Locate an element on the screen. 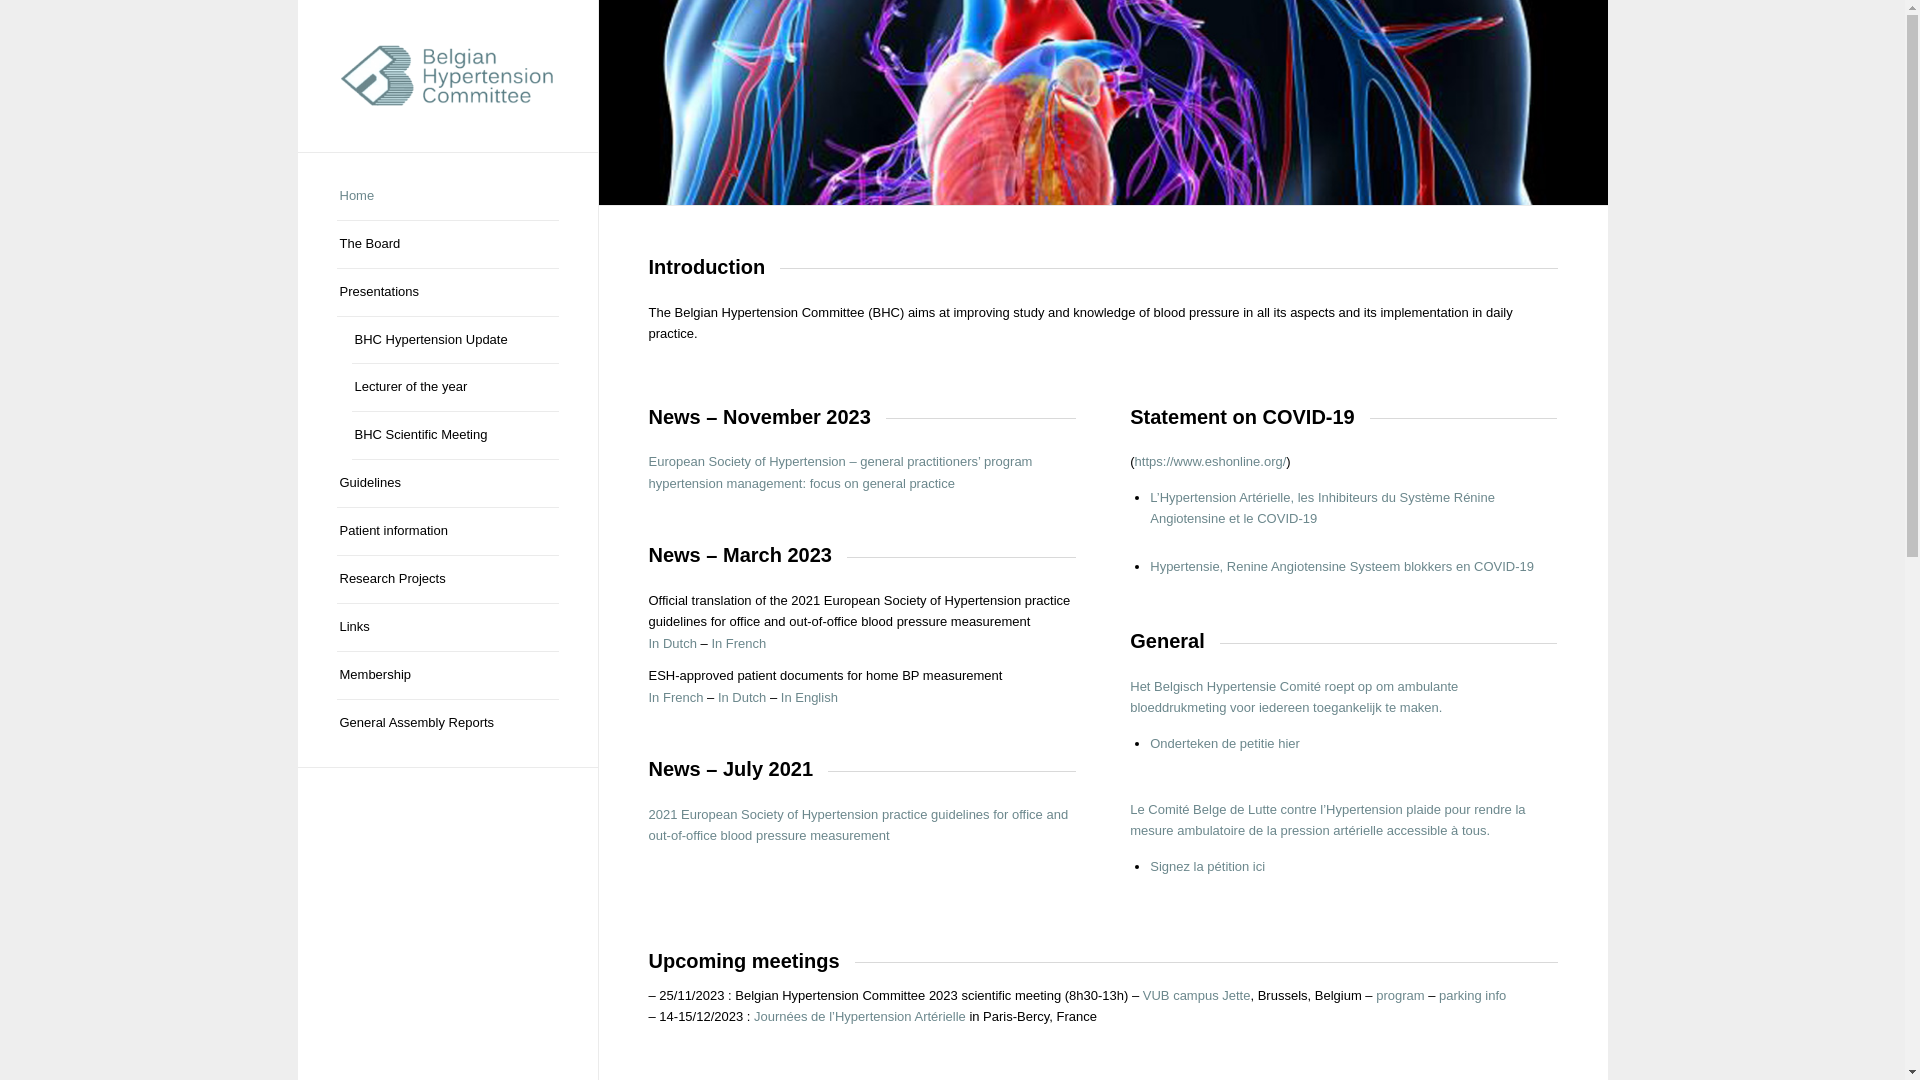 This screenshot has width=1920, height=1080. 'Links' is located at coordinates (445, 627).